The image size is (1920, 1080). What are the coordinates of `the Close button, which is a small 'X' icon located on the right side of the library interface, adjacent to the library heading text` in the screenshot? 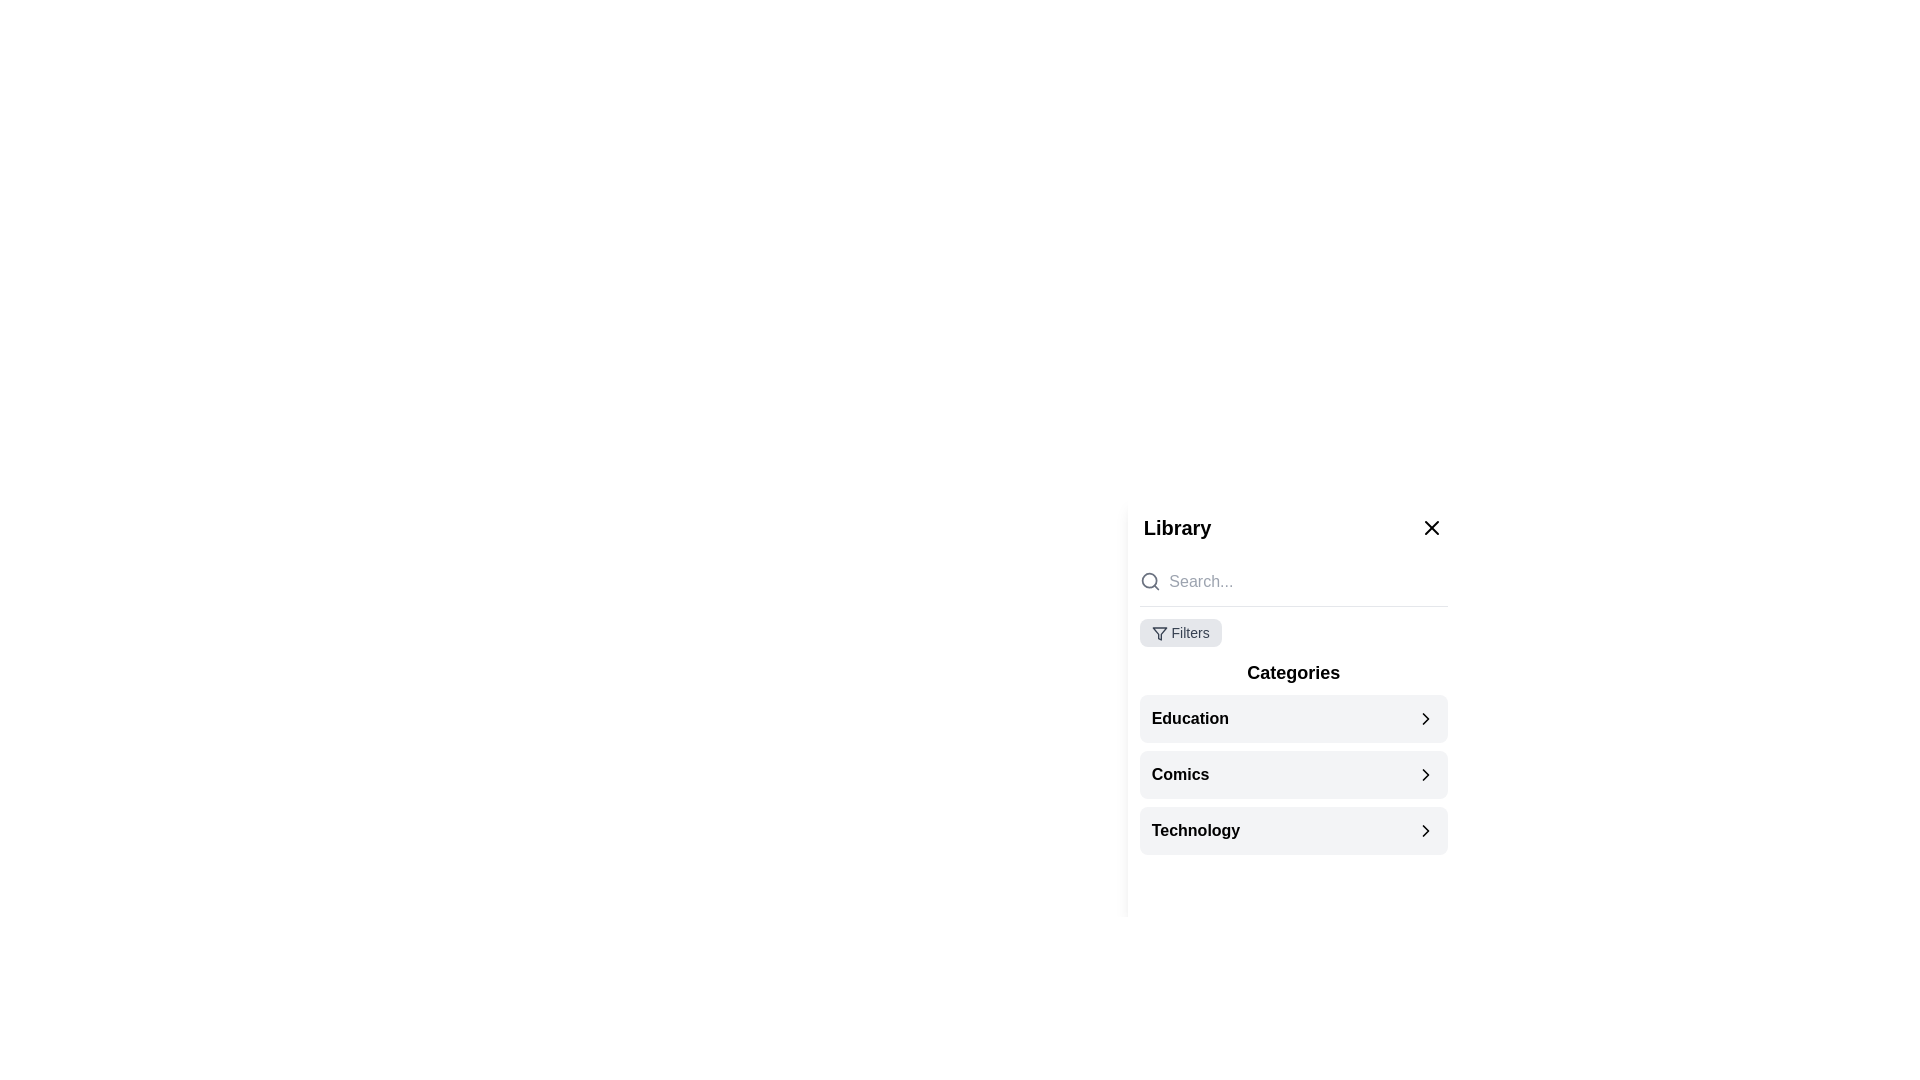 It's located at (1430, 527).